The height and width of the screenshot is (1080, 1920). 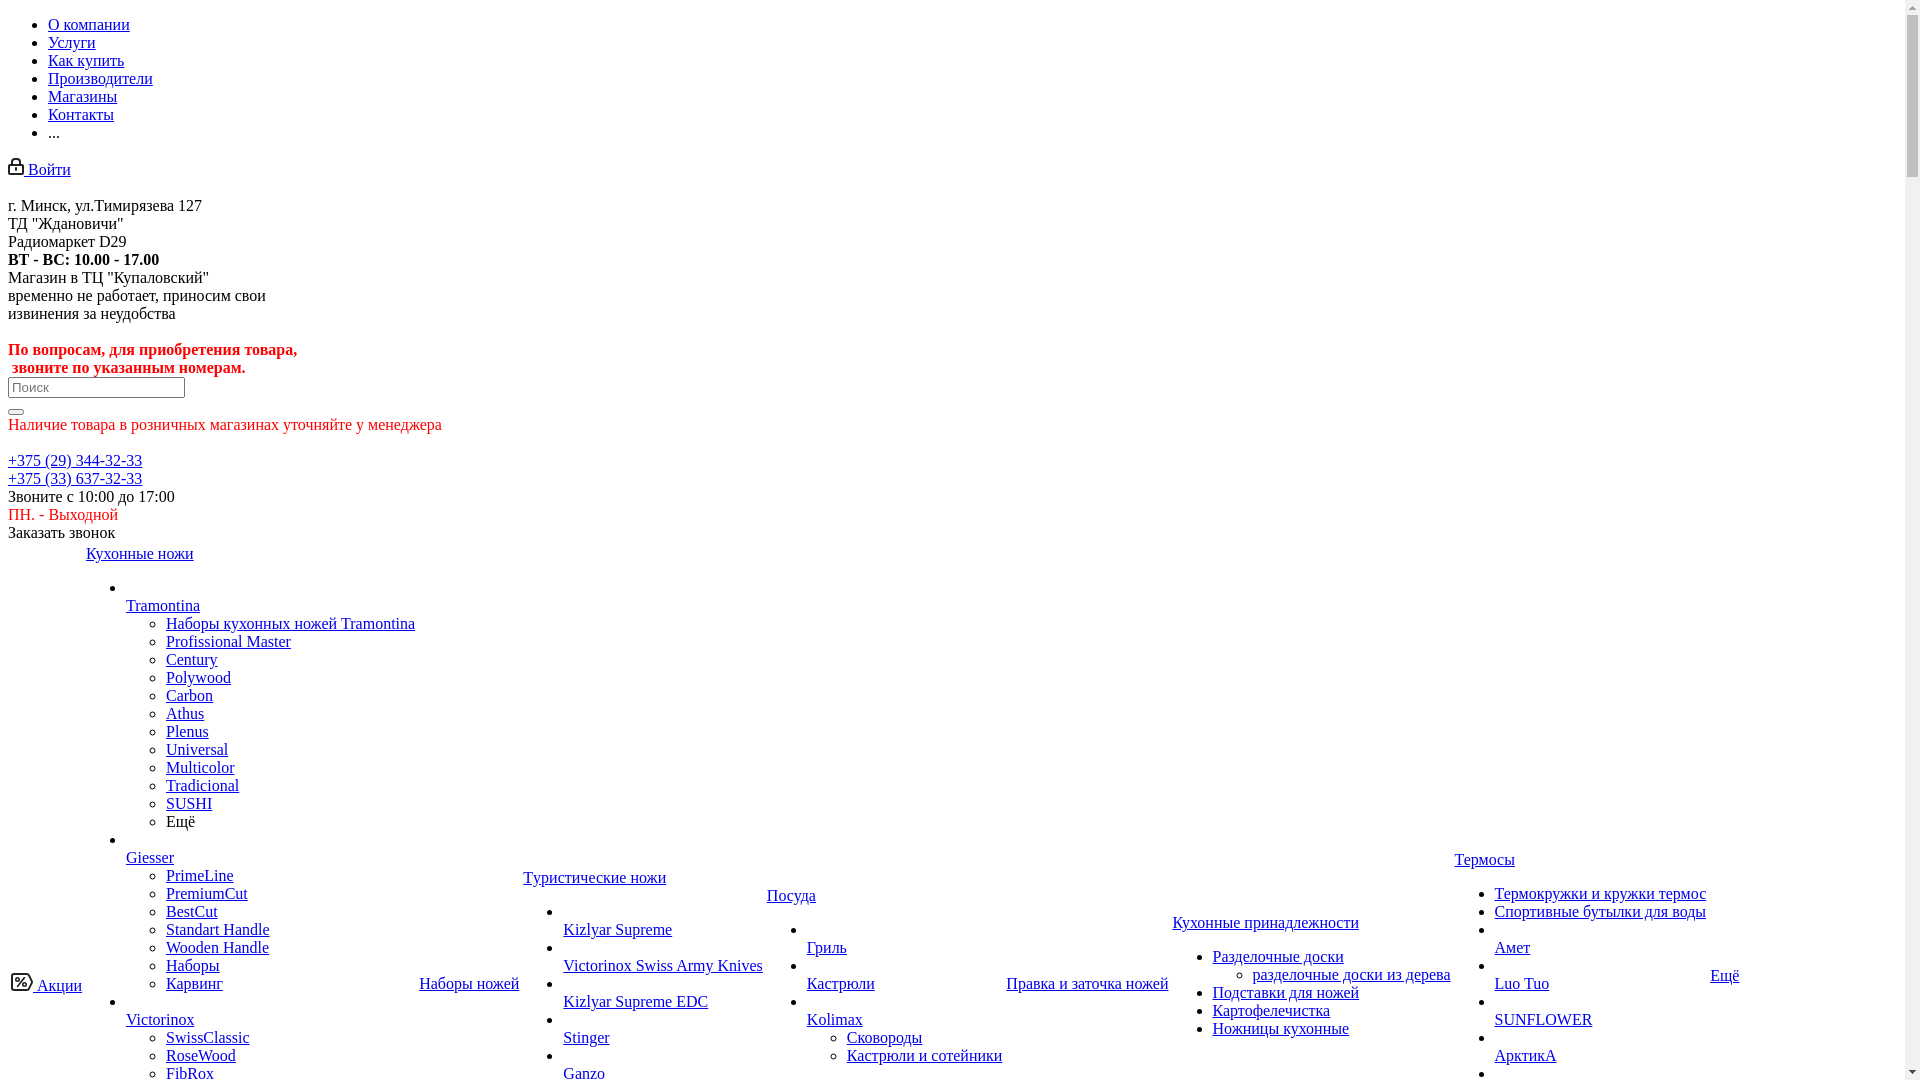 What do you see at coordinates (562, 1059) in the screenshot?
I see `'Ganzo'` at bounding box center [562, 1059].